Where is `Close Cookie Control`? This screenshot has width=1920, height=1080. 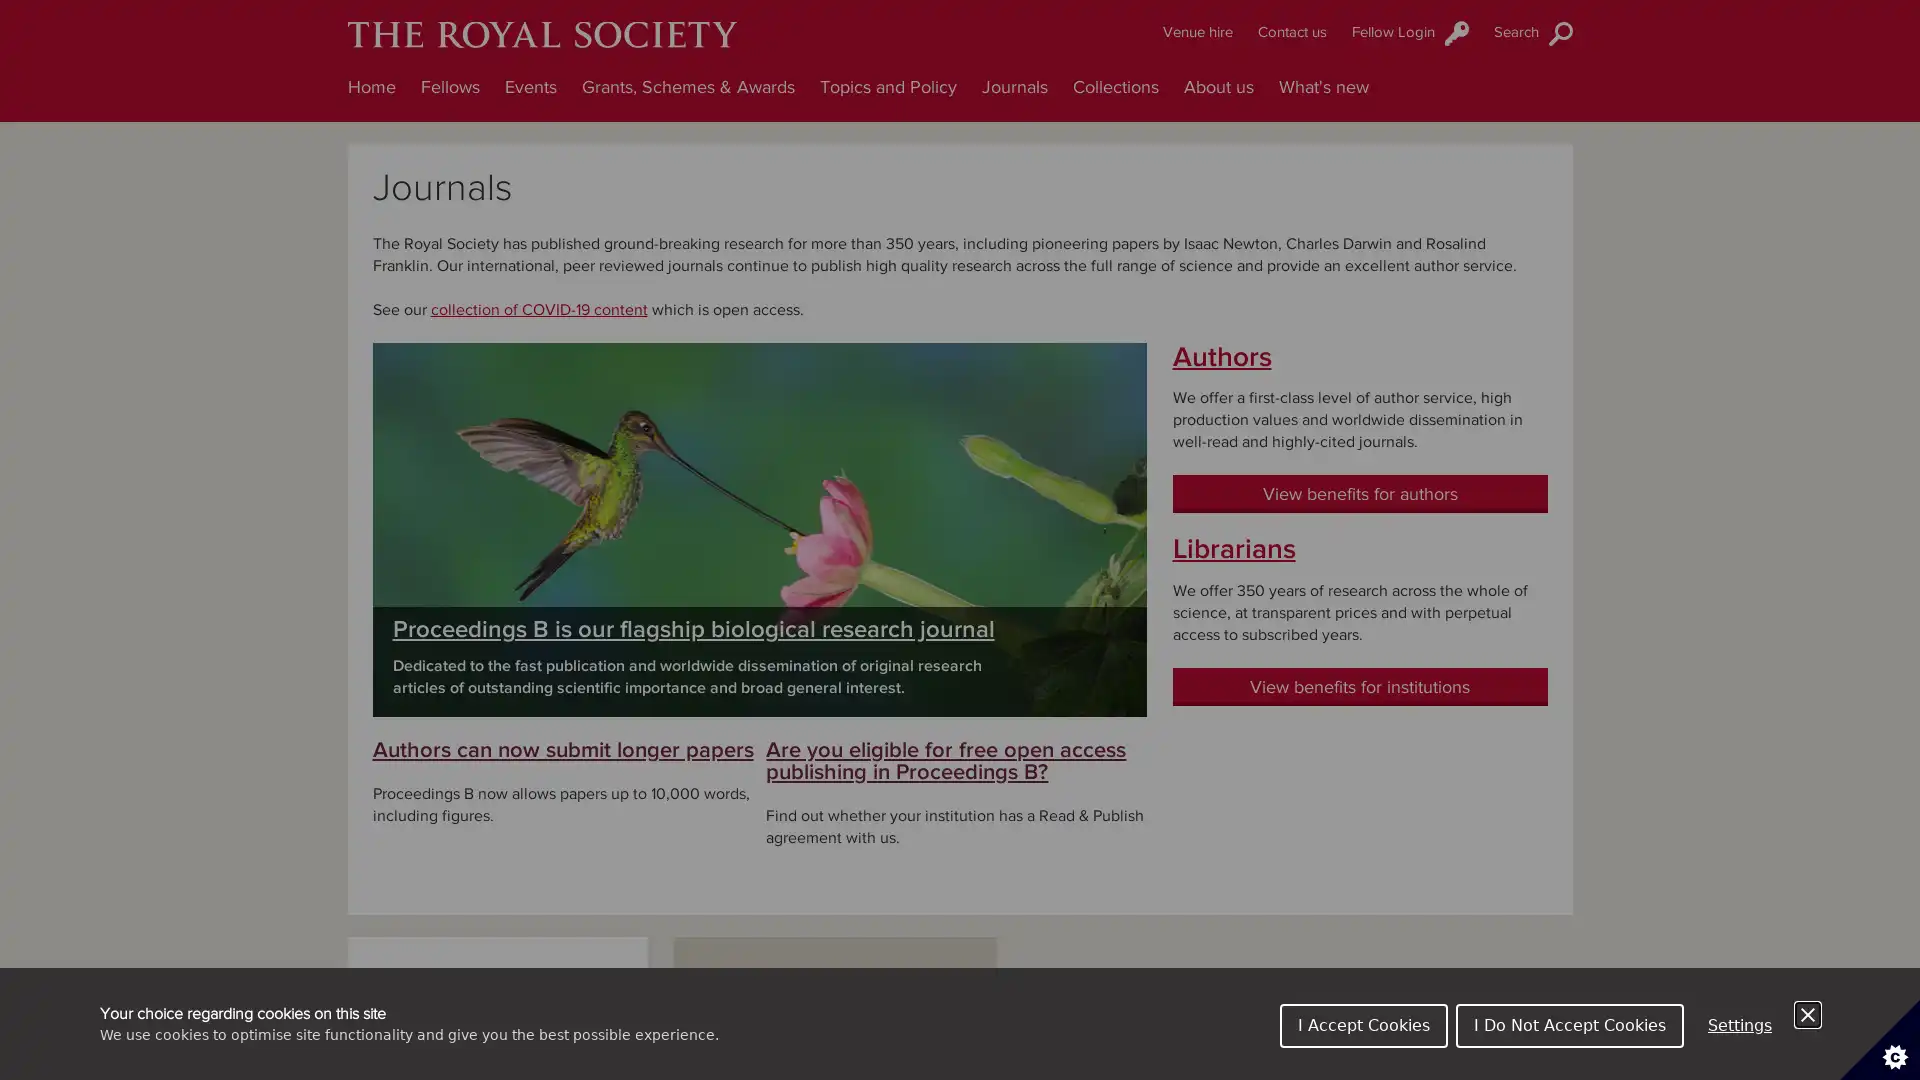 Close Cookie Control is located at coordinates (1808, 1014).